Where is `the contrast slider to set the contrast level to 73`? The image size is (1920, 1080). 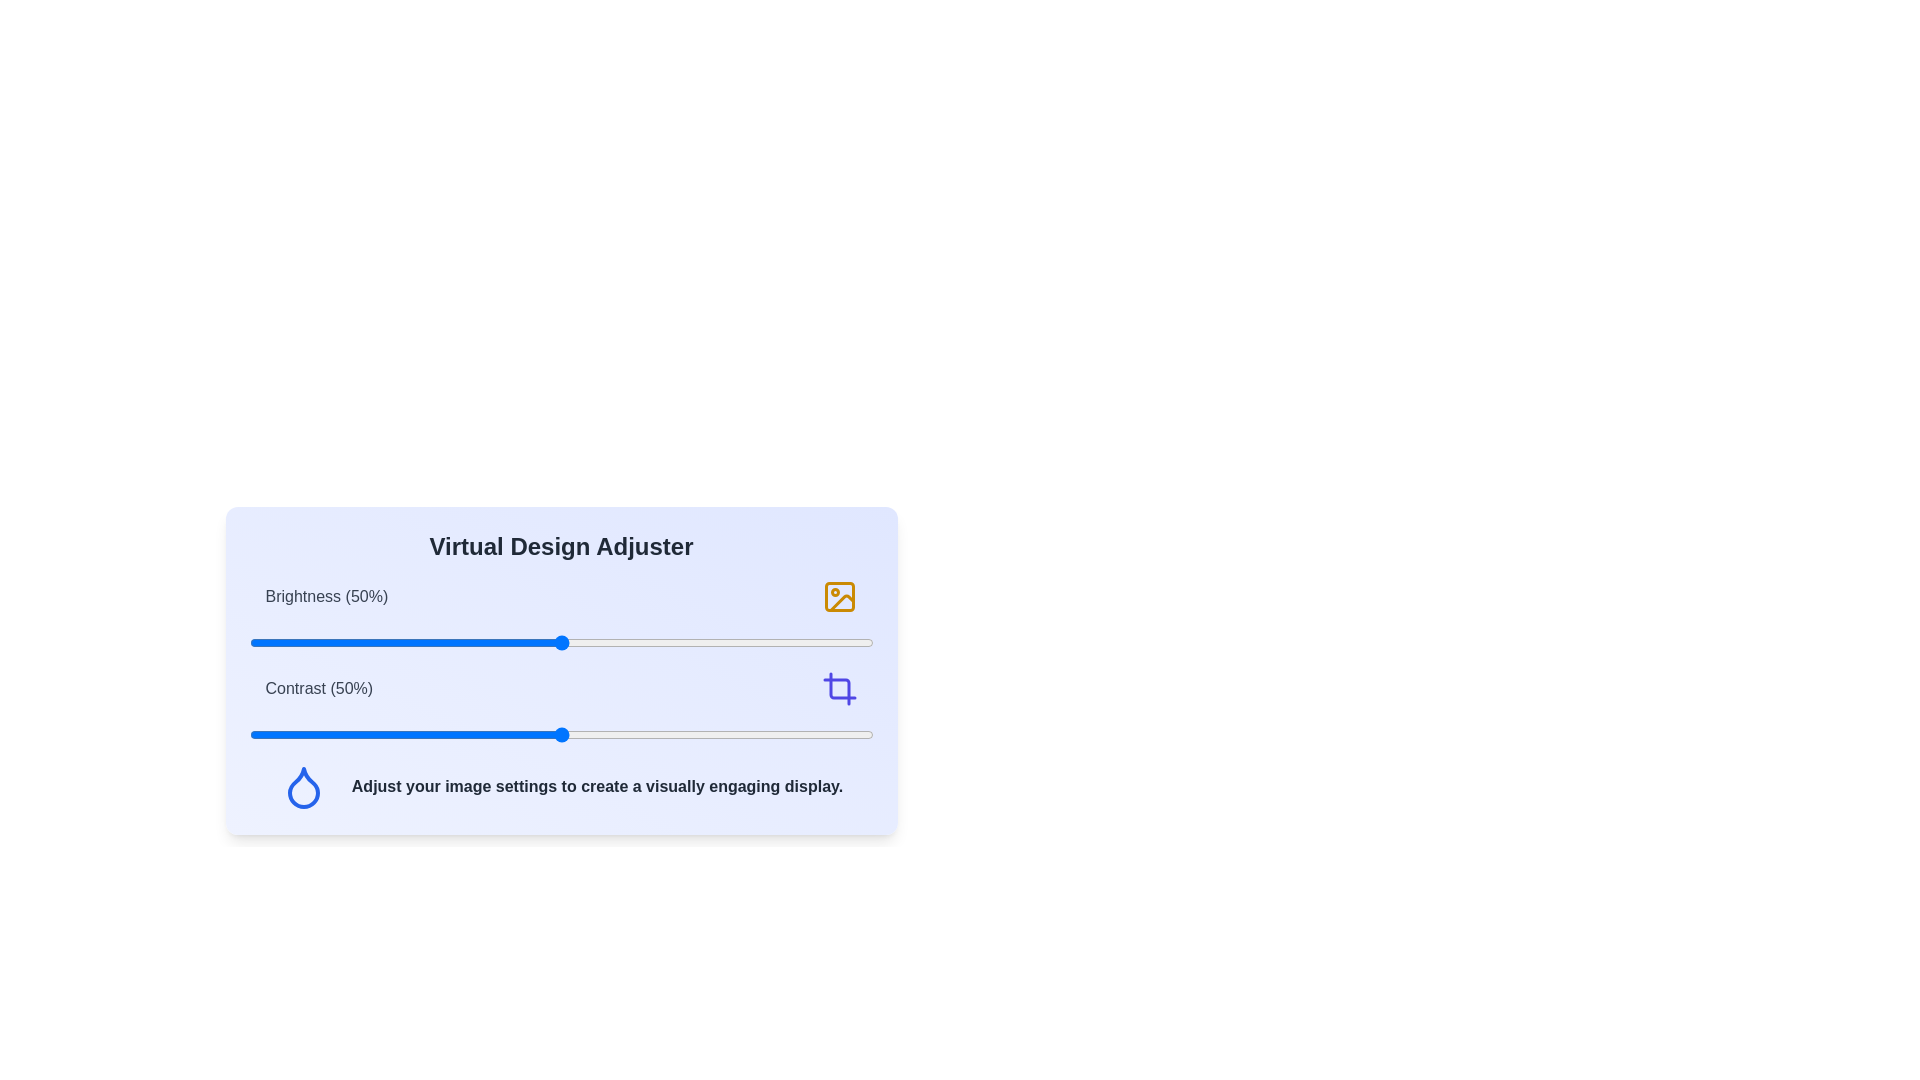 the contrast slider to set the contrast level to 73 is located at coordinates (705, 735).